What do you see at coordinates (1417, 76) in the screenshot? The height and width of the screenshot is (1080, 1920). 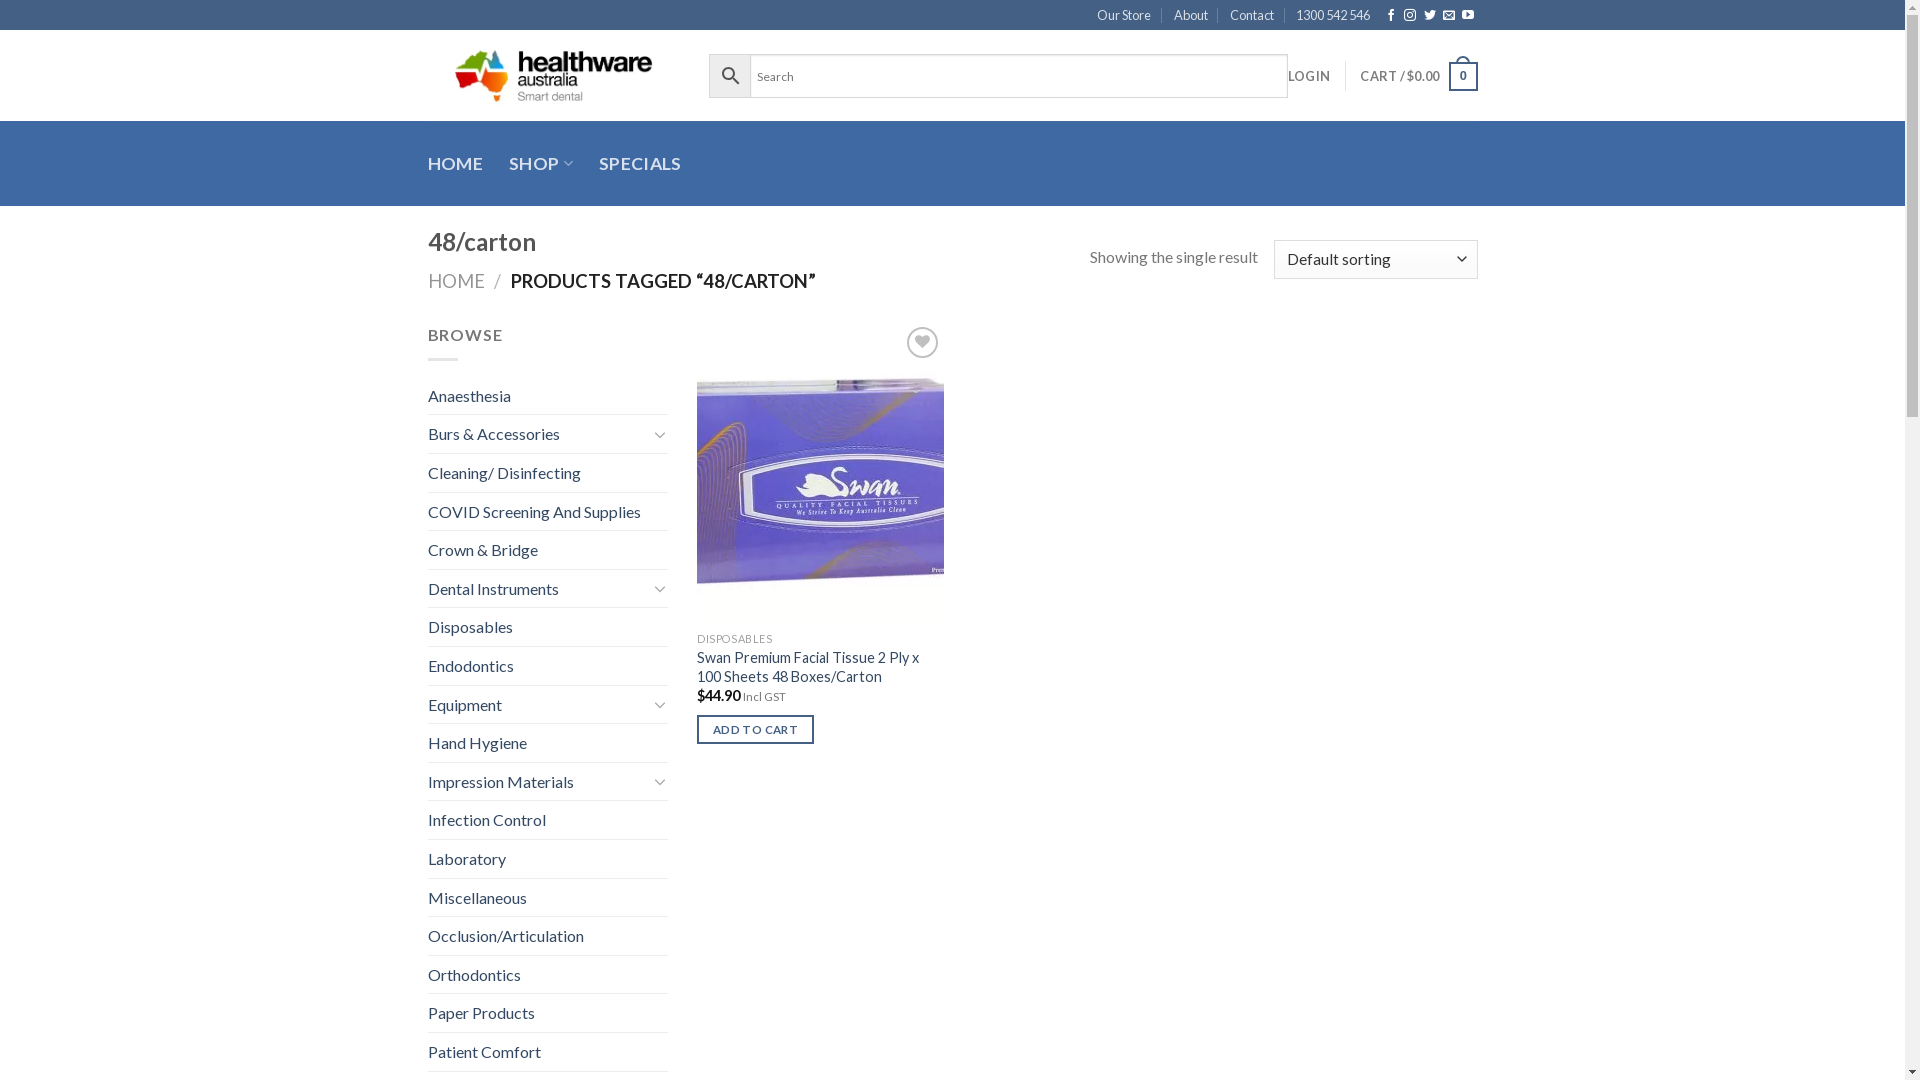 I see `'CART / $0.00` at bounding box center [1417, 76].